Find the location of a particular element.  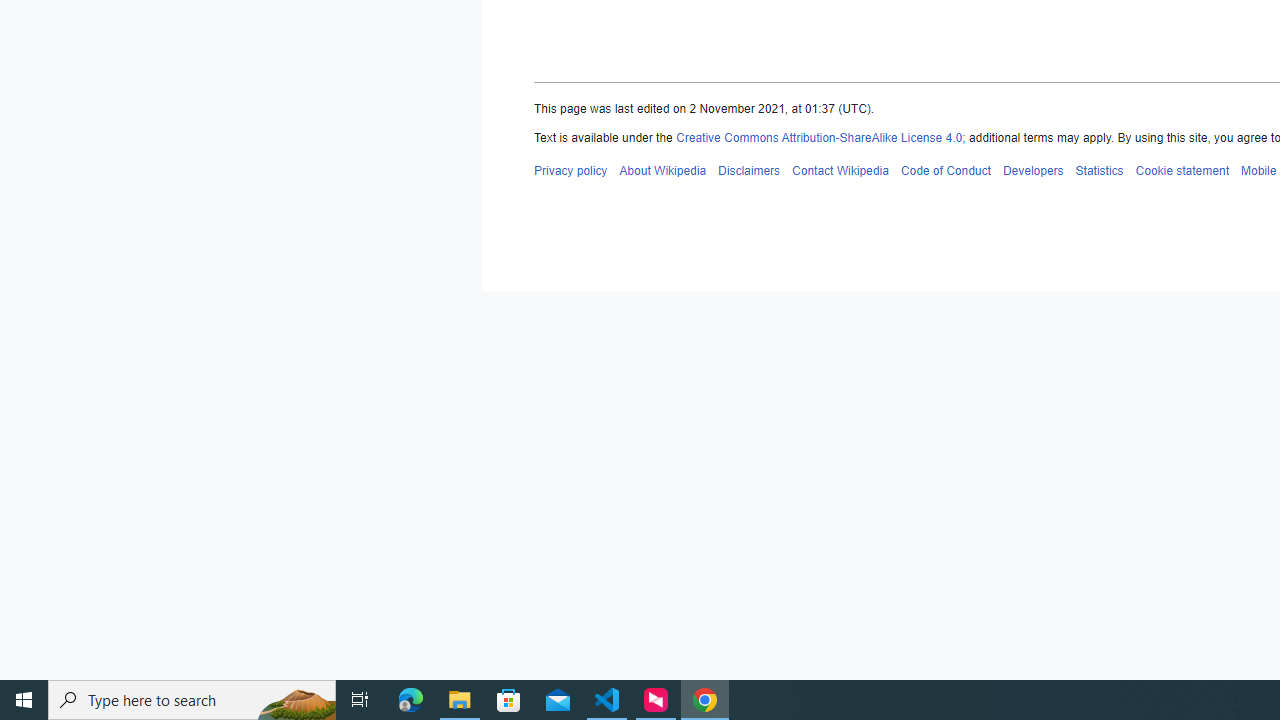

'Developers' is located at coordinates (1032, 169).